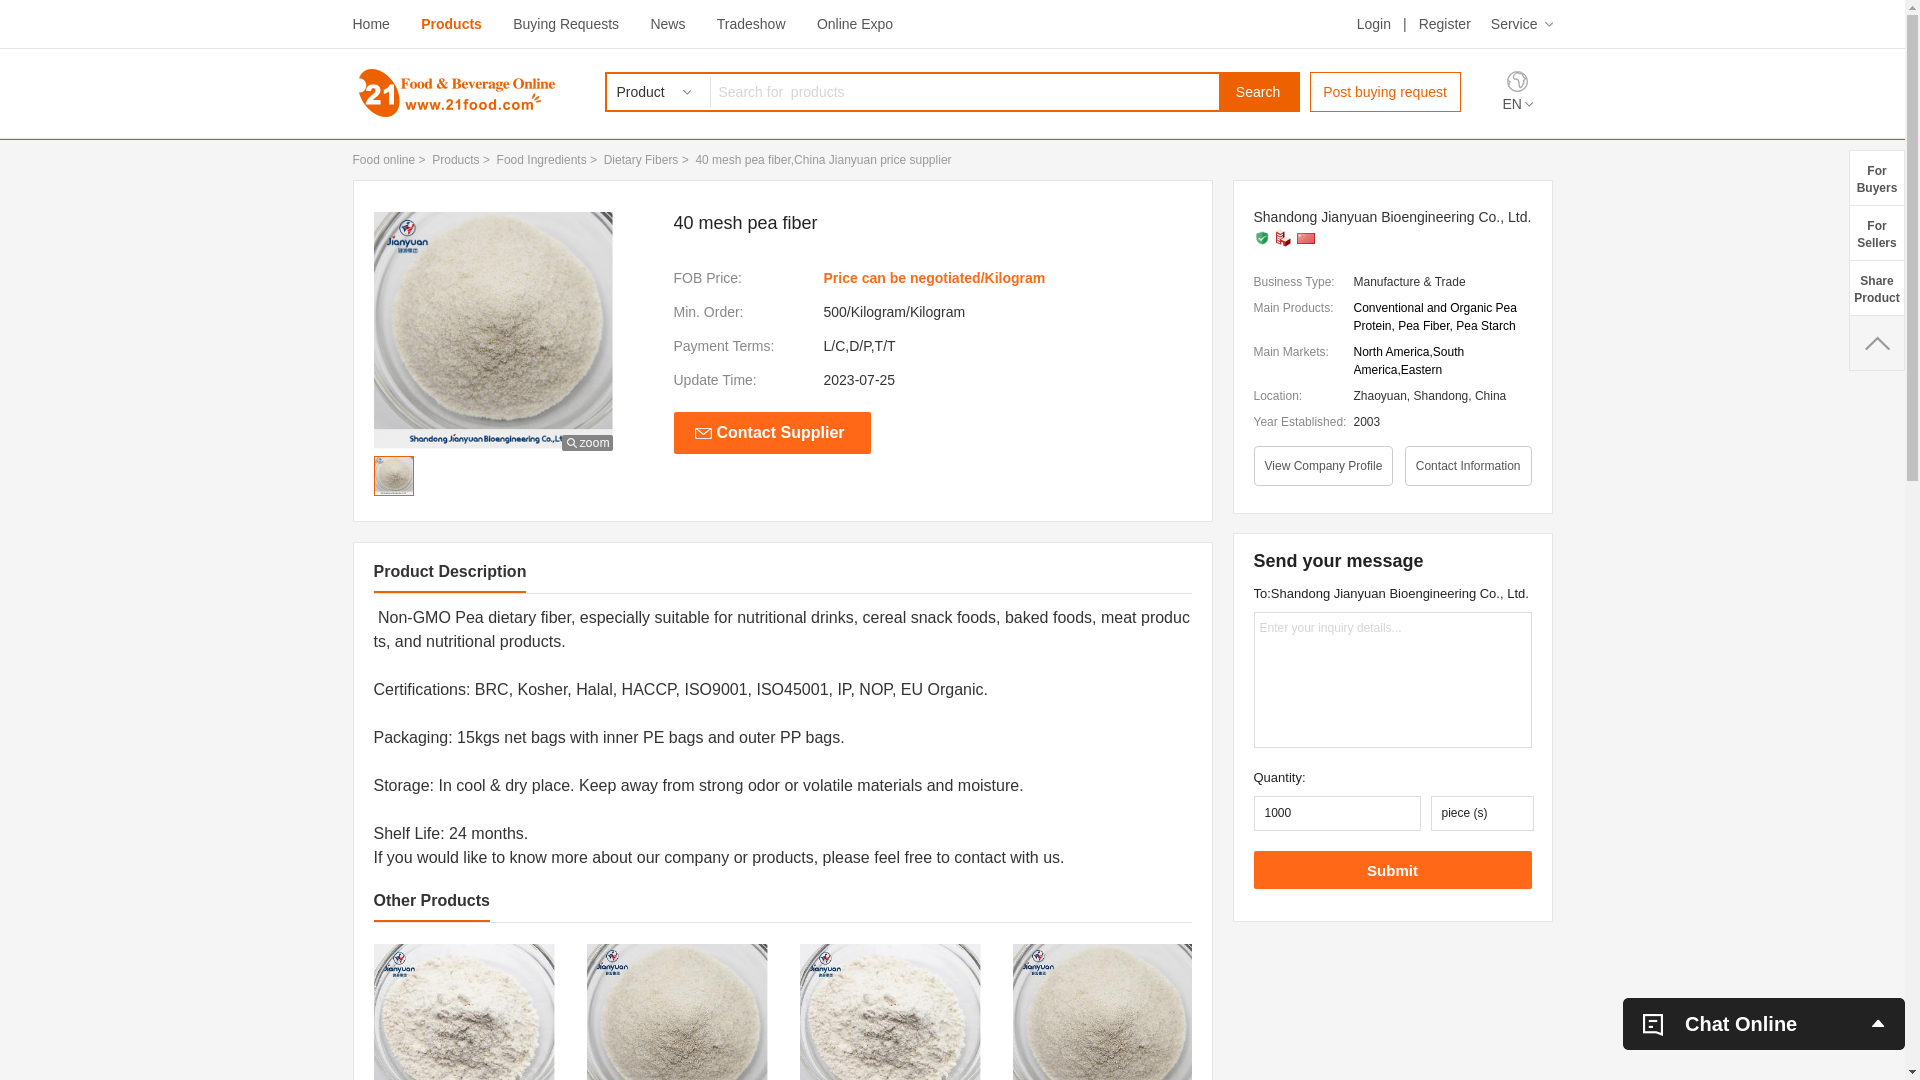 The height and width of the screenshot is (1080, 1920). Describe the element at coordinates (1444, 23) in the screenshot. I see `'Register'` at that location.